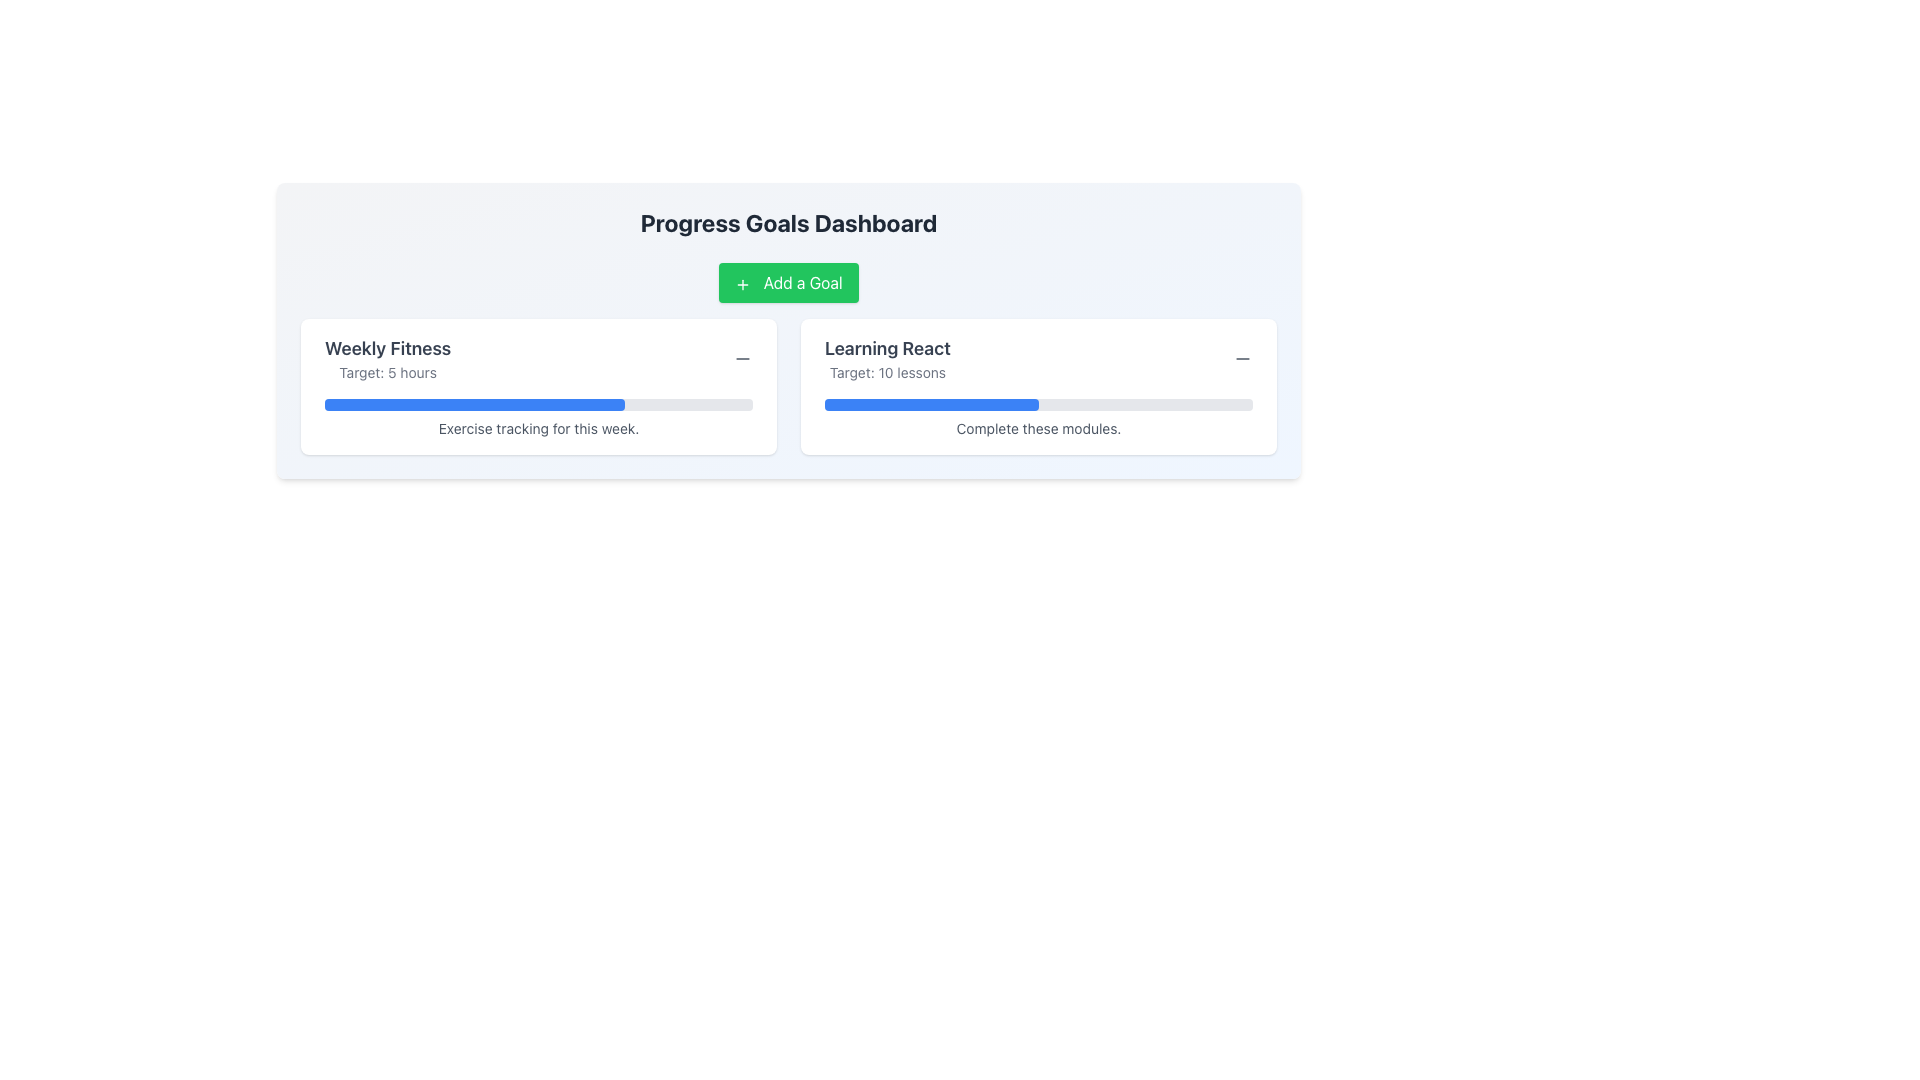 Image resolution: width=1920 pixels, height=1080 pixels. What do you see at coordinates (388, 373) in the screenshot?
I see `the Static Text Label that specifies the target duration of time for the 'Weekly Fitness' goal, located within the 'Weekly Fitness' card` at bounding box center [388, 373].